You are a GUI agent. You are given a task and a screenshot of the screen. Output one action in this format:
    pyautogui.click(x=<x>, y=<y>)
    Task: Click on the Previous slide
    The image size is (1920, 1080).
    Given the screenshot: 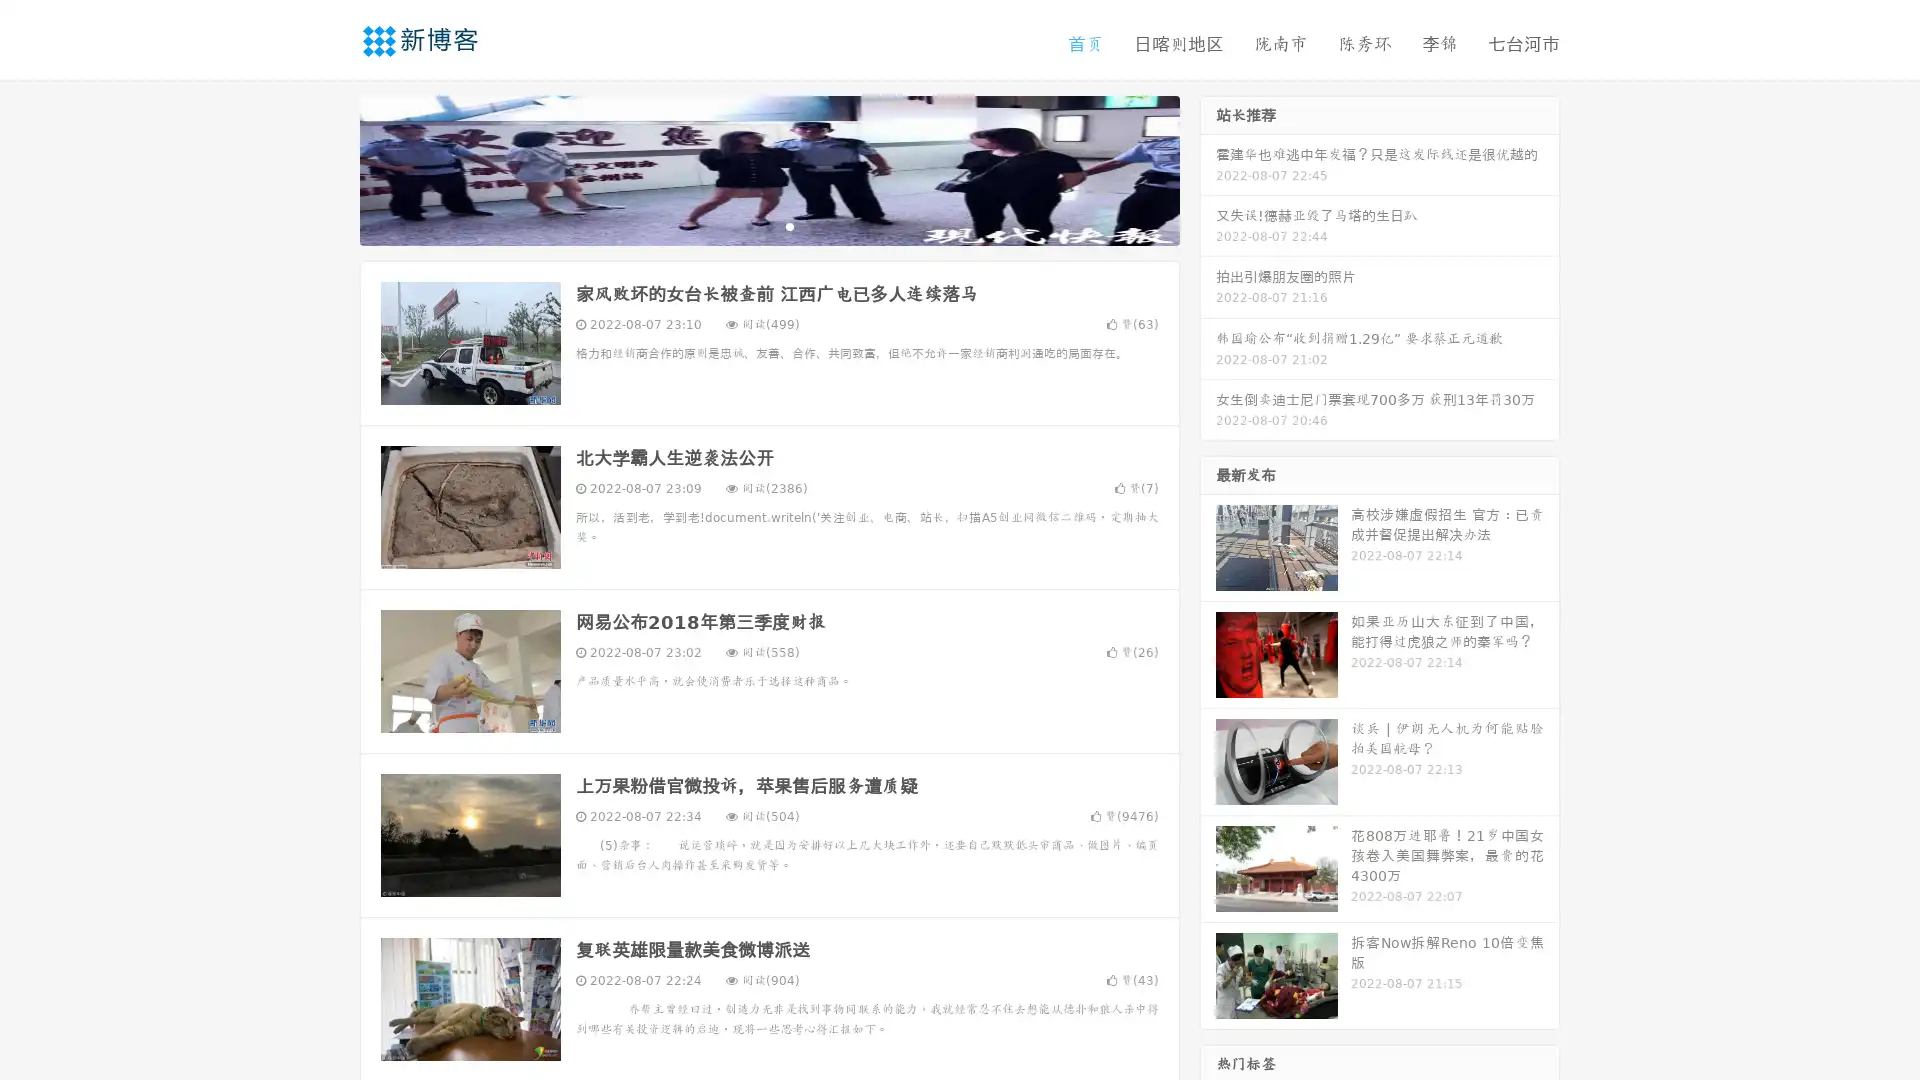 What is the action you would take?
    pyautogui.click(x=330, y=168)
    